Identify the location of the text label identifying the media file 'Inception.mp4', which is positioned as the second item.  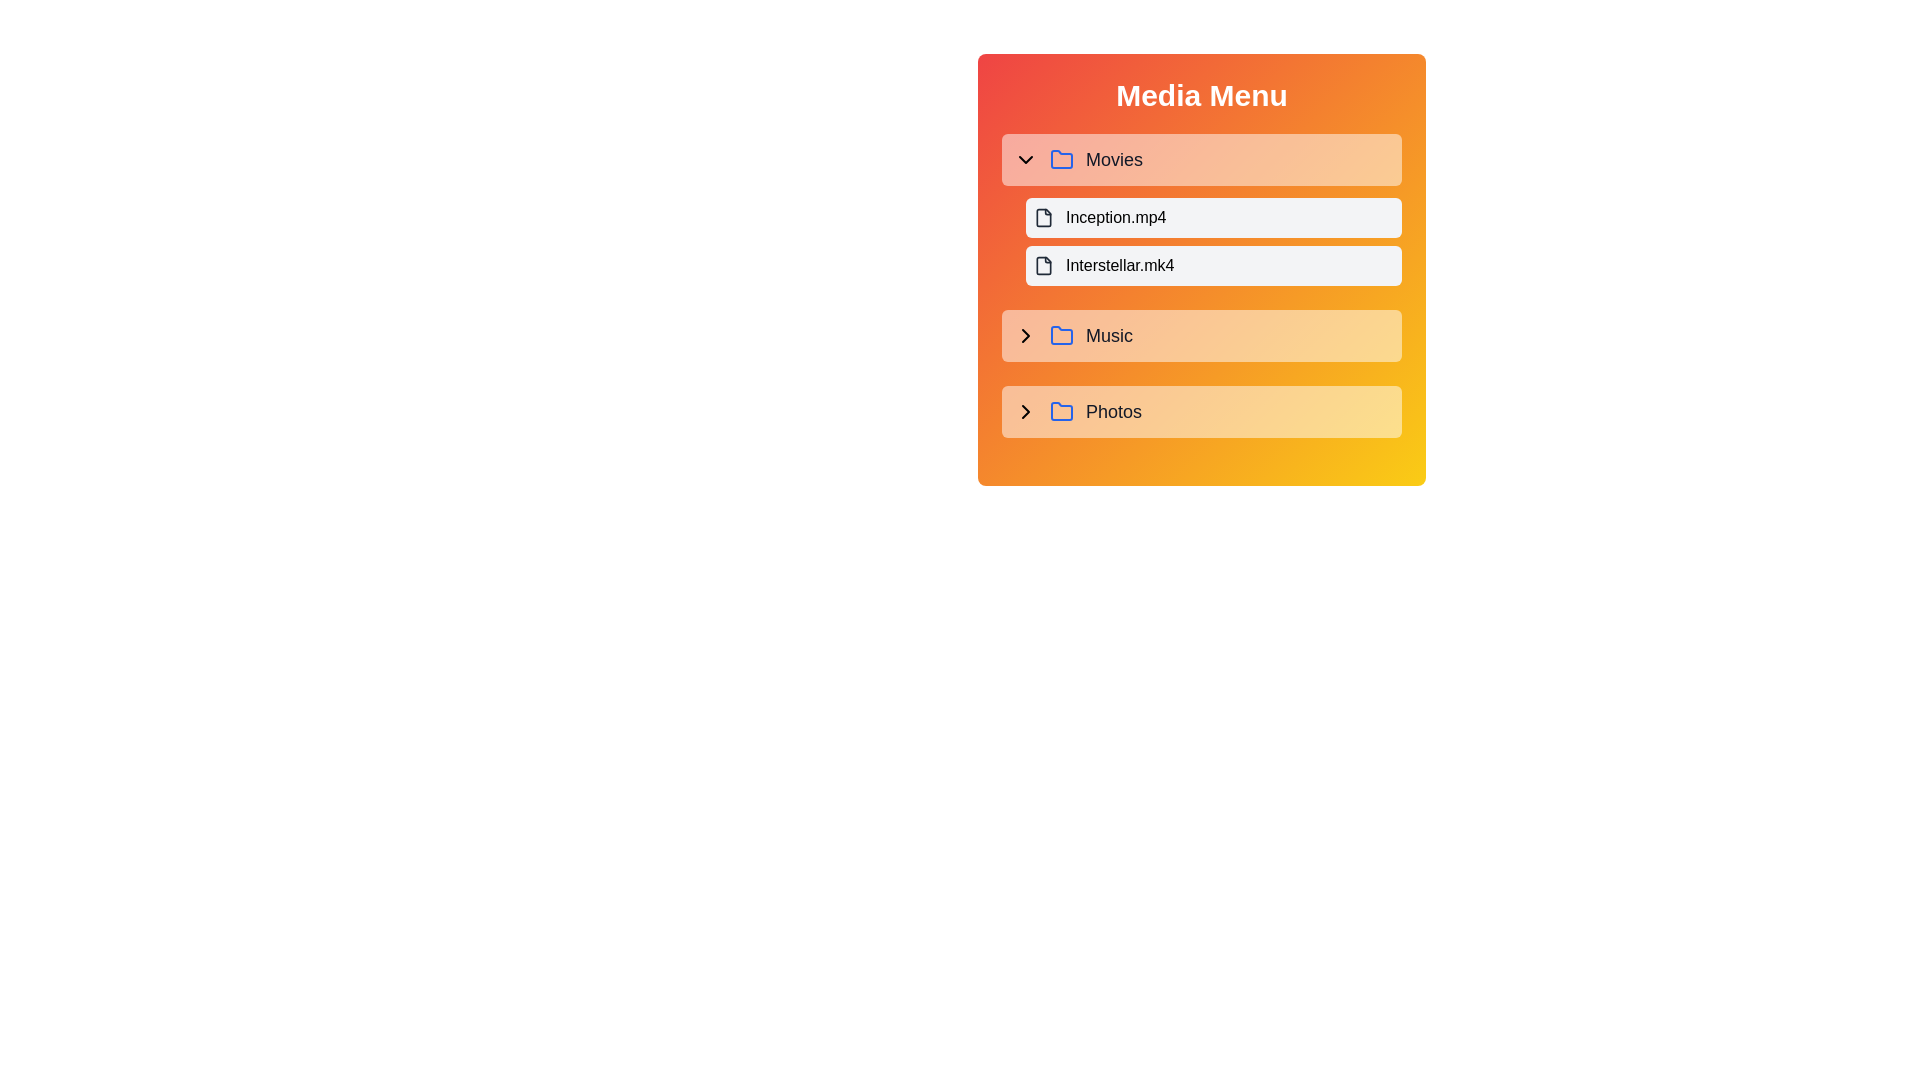
(1115, 218).